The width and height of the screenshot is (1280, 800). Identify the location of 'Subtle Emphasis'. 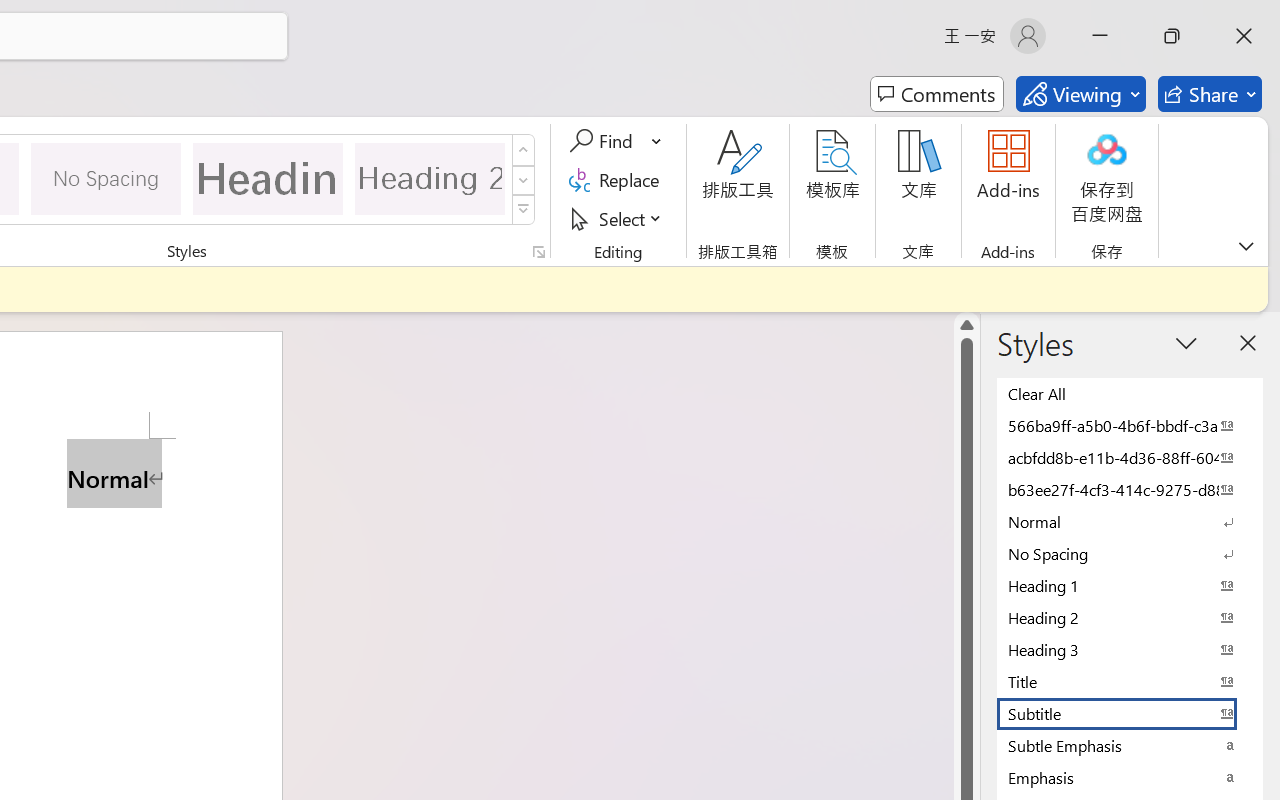
(1130, 745).